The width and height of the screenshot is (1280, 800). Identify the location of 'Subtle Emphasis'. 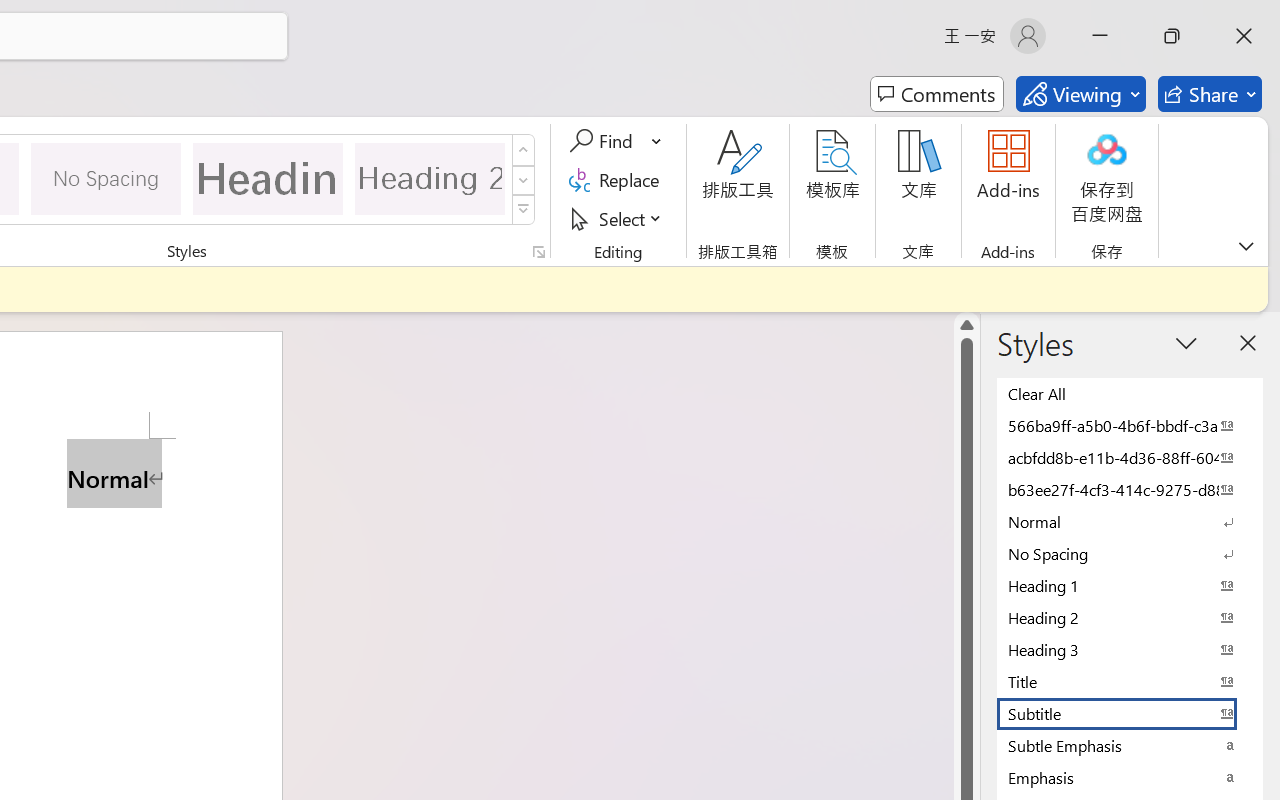
(1130, 745).